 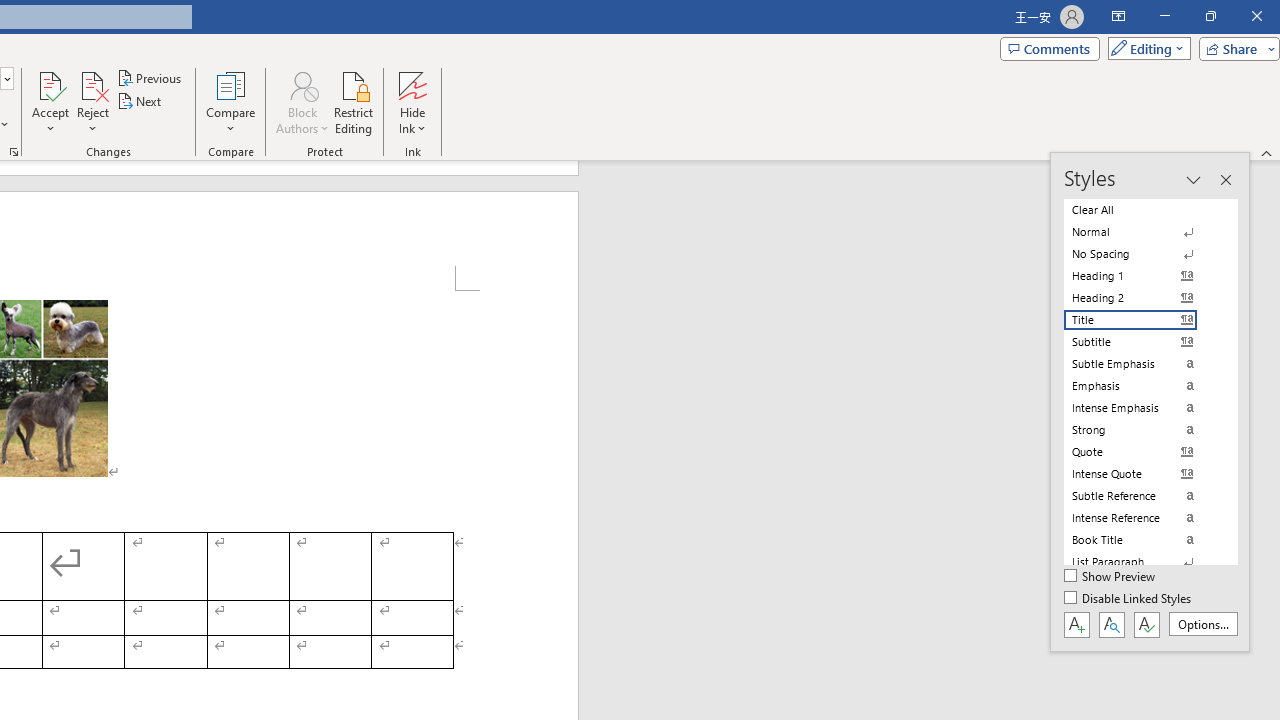 What do you see at coordinates (1142, 451) in the screenshot?
I see `'Quote'` at bounding box center [1142, 451].